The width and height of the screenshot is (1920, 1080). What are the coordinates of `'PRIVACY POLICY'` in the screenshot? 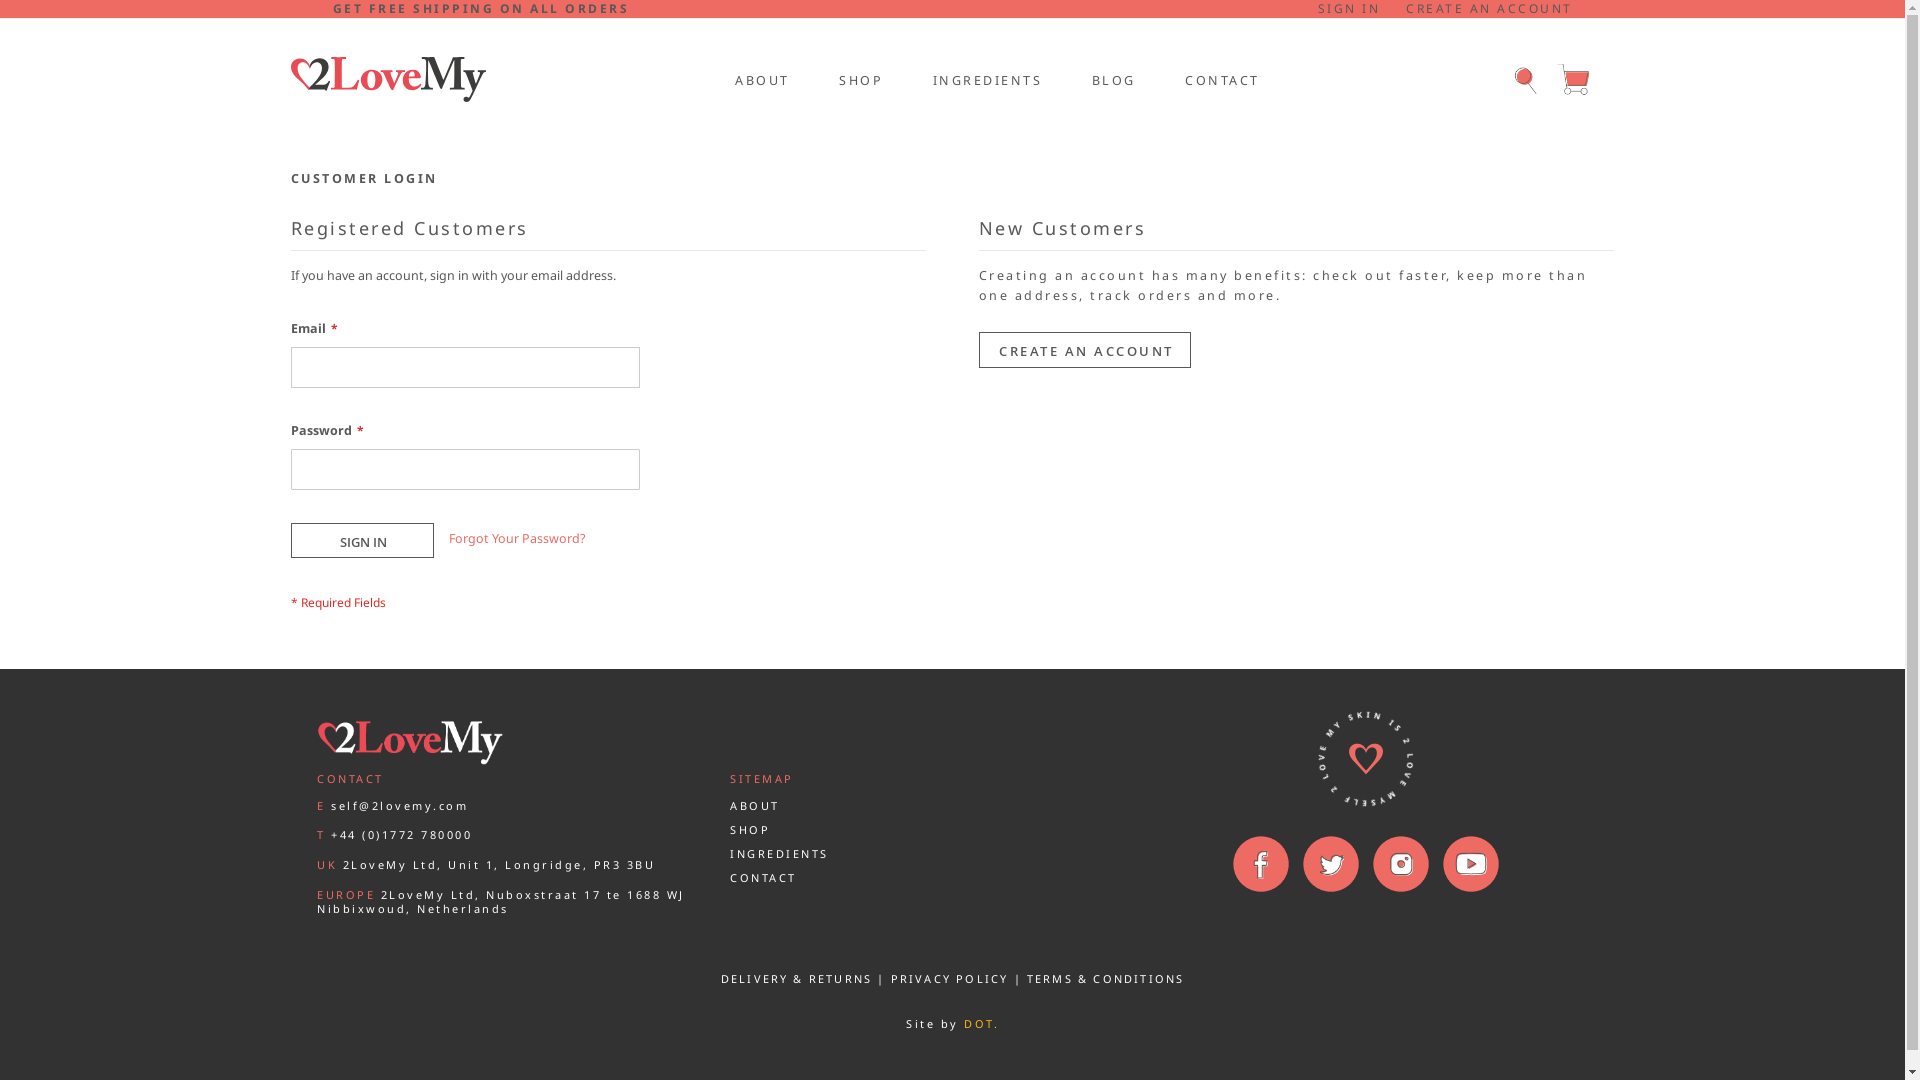 It's located at (949, 977).